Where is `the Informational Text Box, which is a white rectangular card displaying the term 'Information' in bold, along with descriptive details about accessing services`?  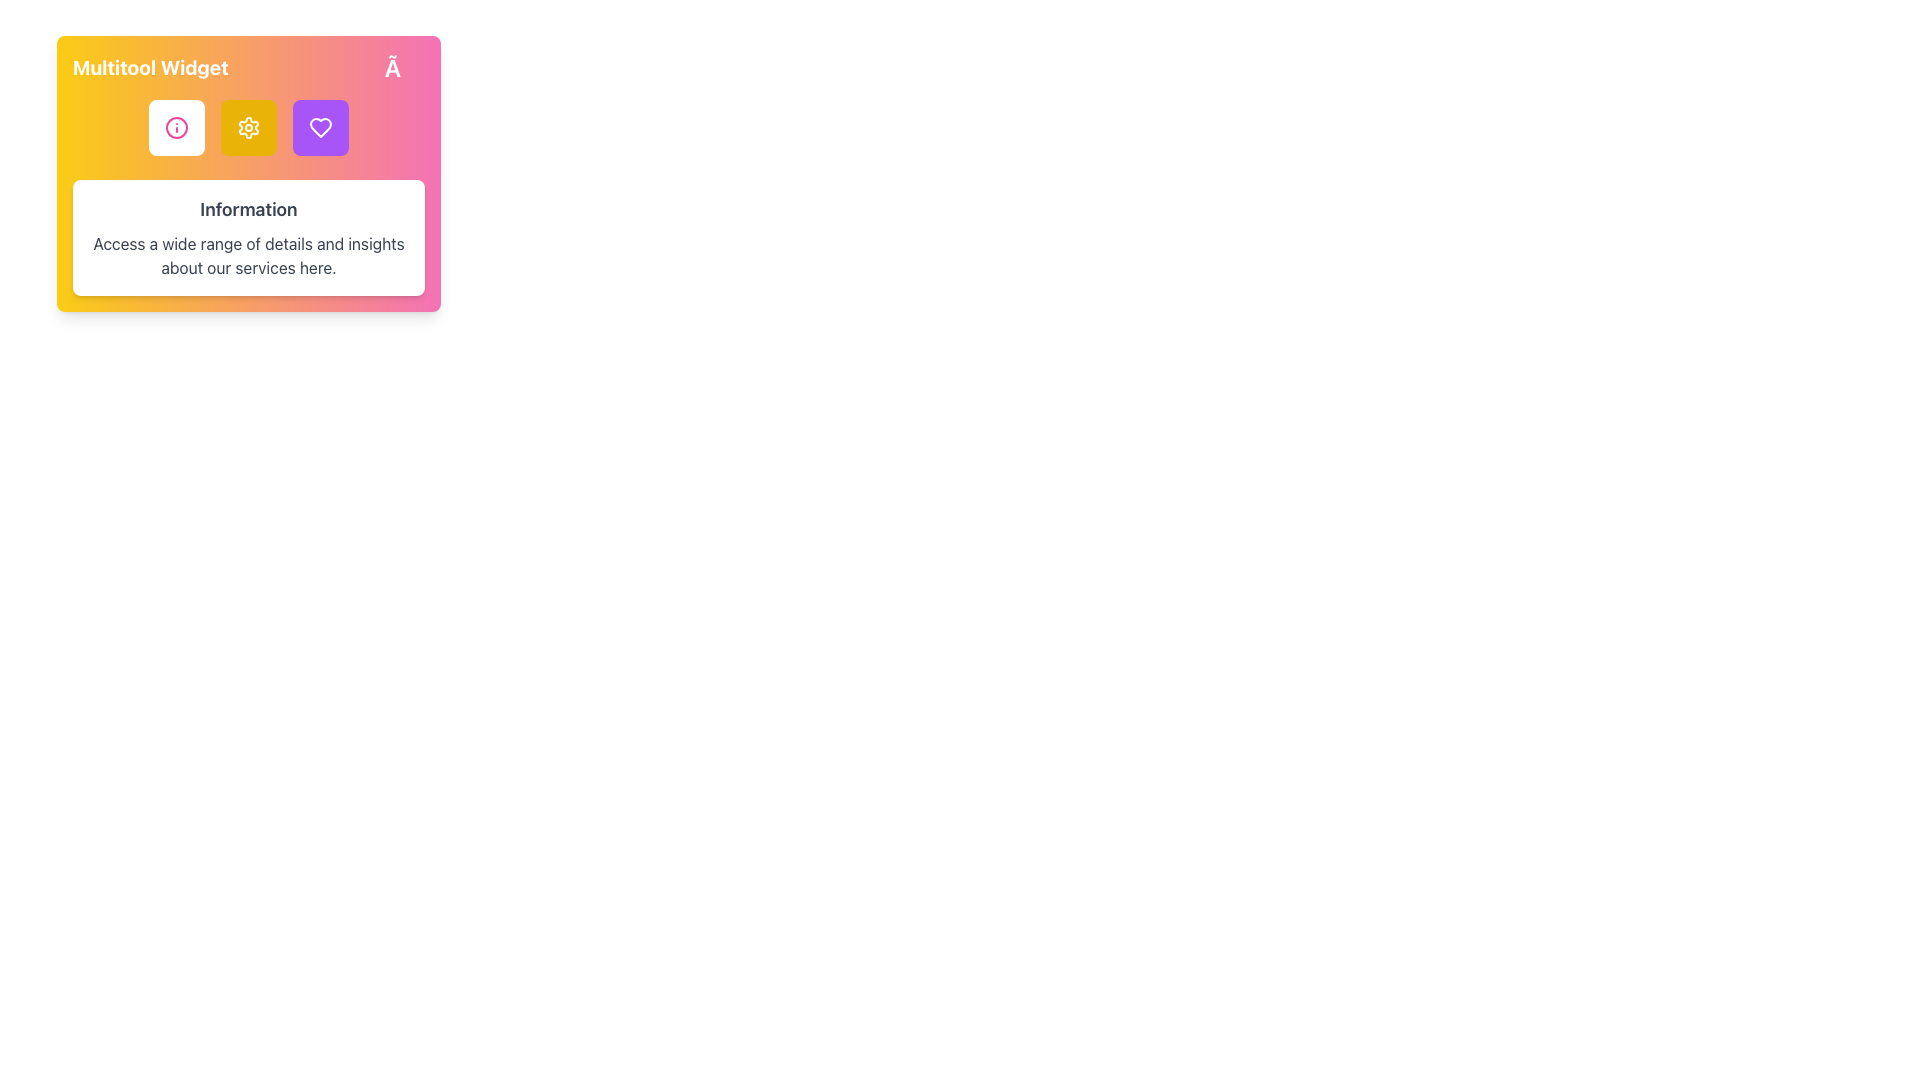 the Informational Text Box, which is a white rectangular card displaying the term 'Information' in bold, along with descriptive details about accessing services is located at coordinates (248, 237).